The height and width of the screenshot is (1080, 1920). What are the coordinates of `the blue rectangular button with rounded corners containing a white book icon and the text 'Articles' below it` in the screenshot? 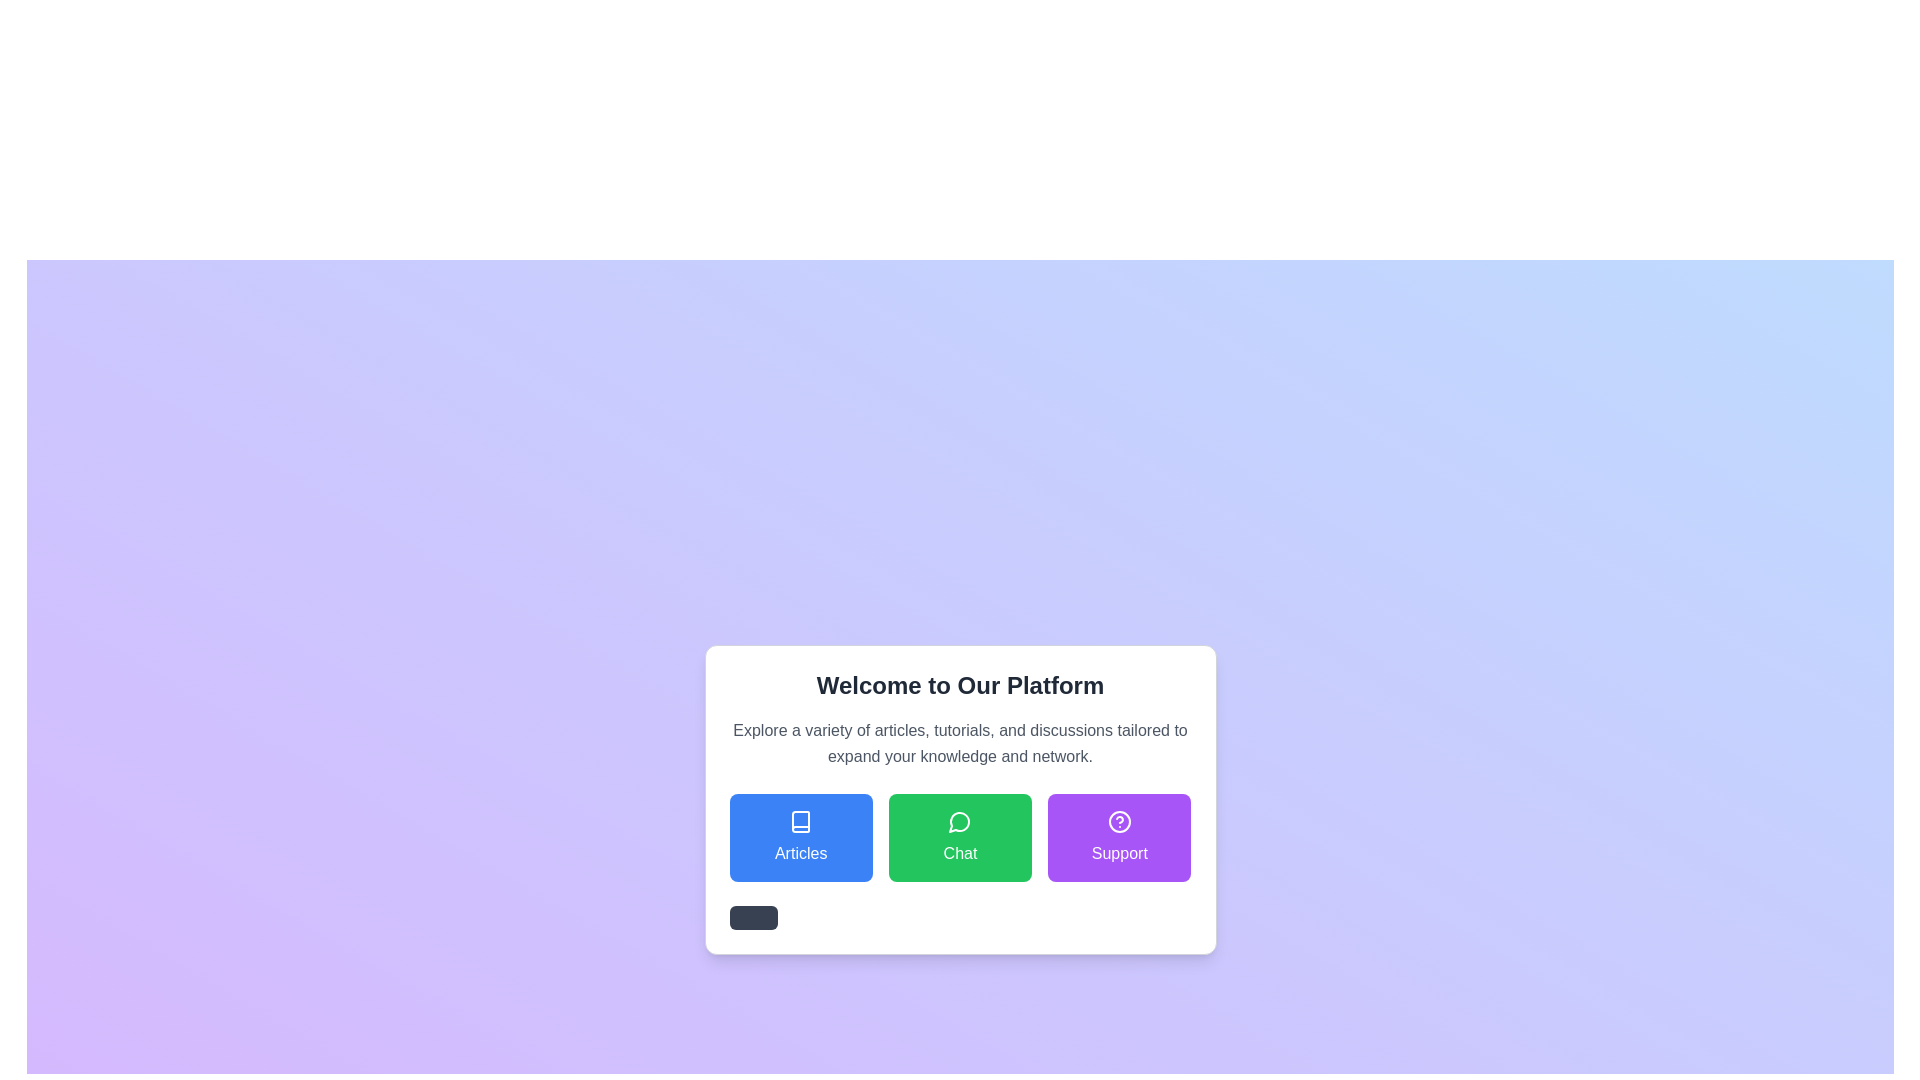 It's located at (801, 837).